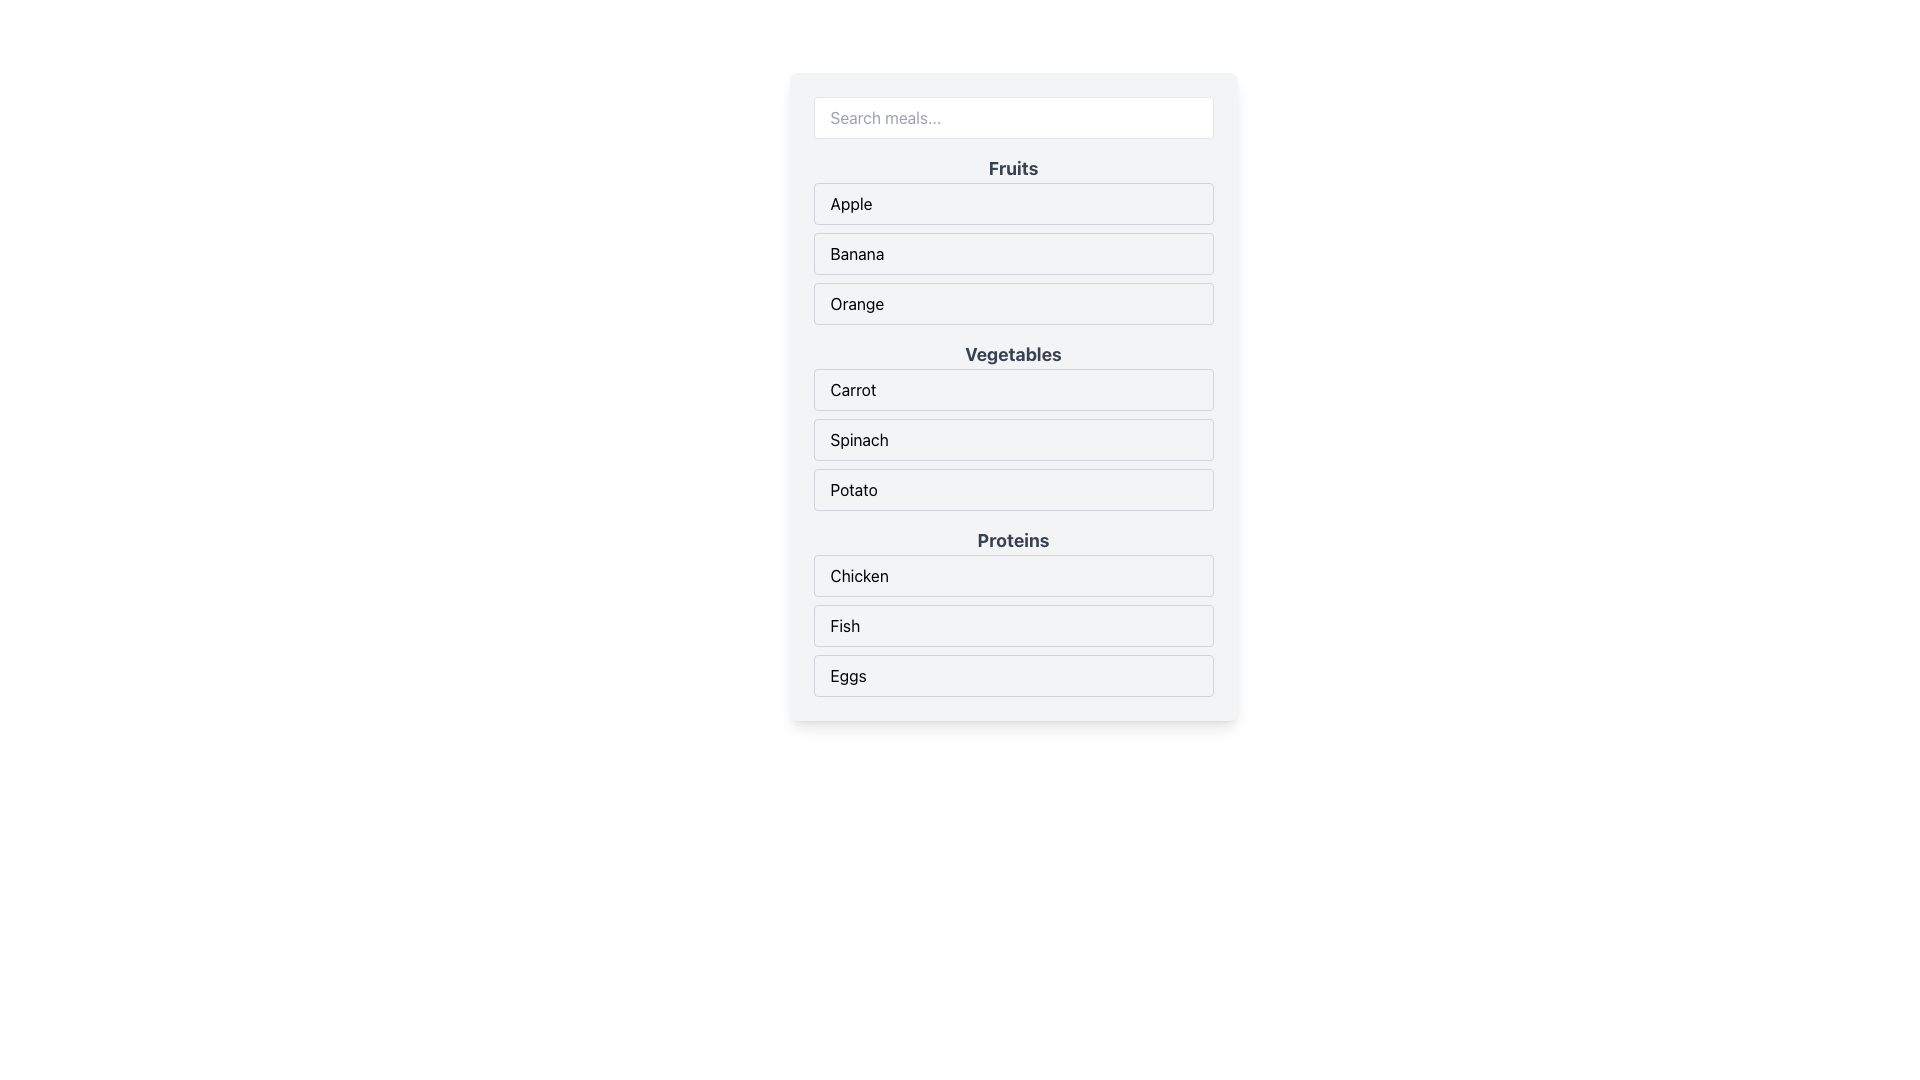  What do you see at coordinates (845, 624) in the screenshot?
I see `the text label displaying the word 'Fish', which is the second item in the 'Proteins' section of the vertical list layout` at bounding box center [845, 624].